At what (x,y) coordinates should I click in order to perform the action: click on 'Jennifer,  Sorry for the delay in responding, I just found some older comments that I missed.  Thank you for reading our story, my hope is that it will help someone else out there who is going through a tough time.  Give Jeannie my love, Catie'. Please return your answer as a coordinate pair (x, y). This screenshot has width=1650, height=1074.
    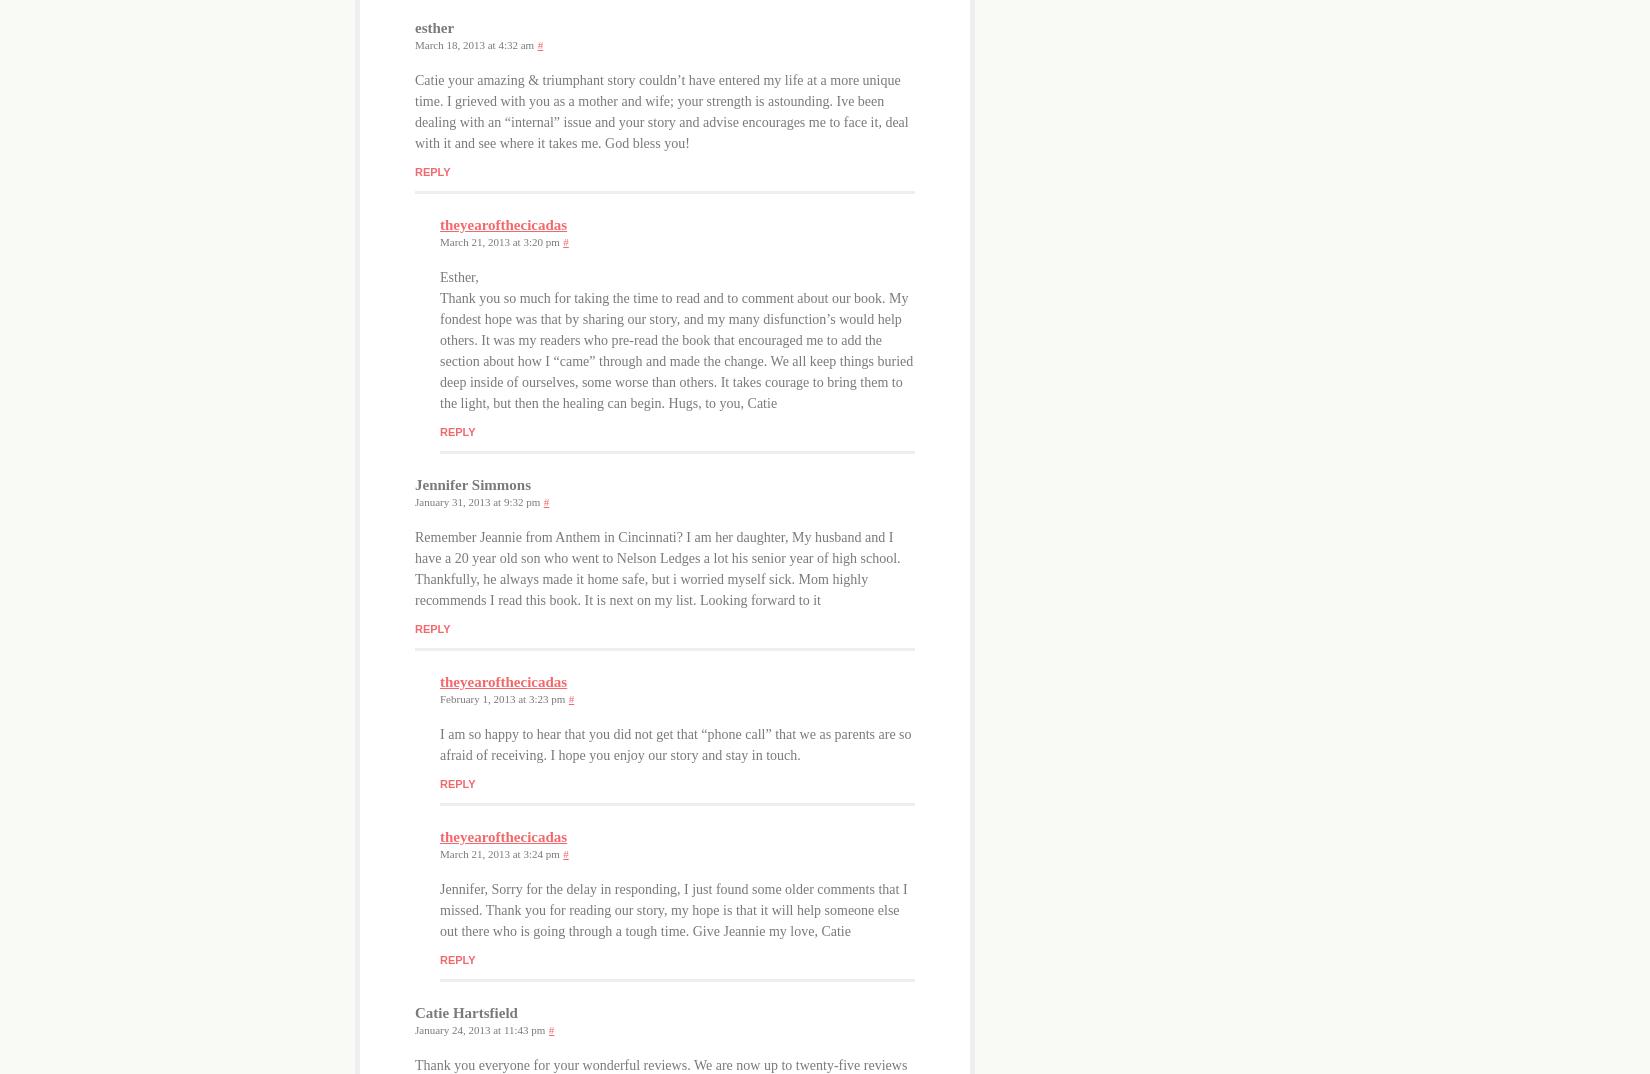
    Looking at the image, I should click on (672, 909).